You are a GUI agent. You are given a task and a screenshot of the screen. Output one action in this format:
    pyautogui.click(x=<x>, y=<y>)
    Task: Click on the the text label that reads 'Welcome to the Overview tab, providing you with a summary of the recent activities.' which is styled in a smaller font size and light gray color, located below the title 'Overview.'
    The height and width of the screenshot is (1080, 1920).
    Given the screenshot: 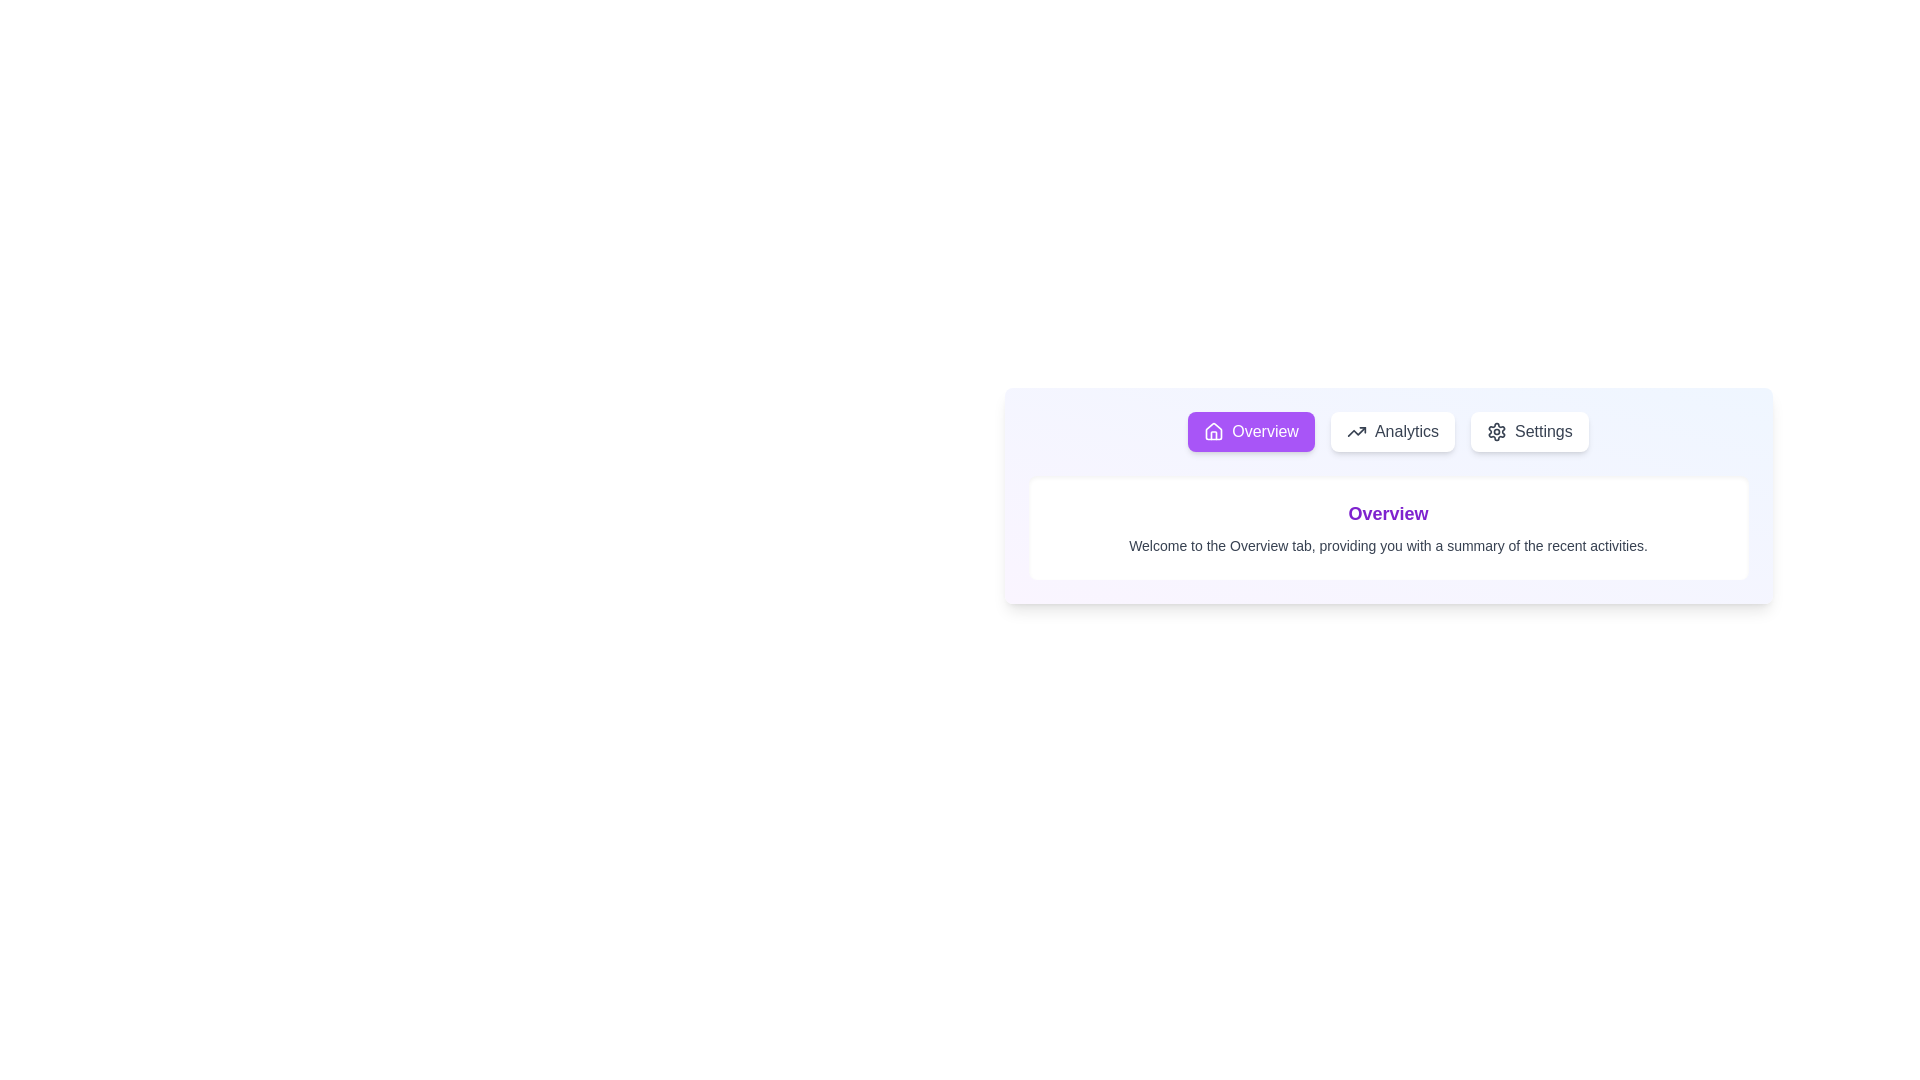 What is the action you would take?
    pyautogui.click(x=1387, y=546)
    